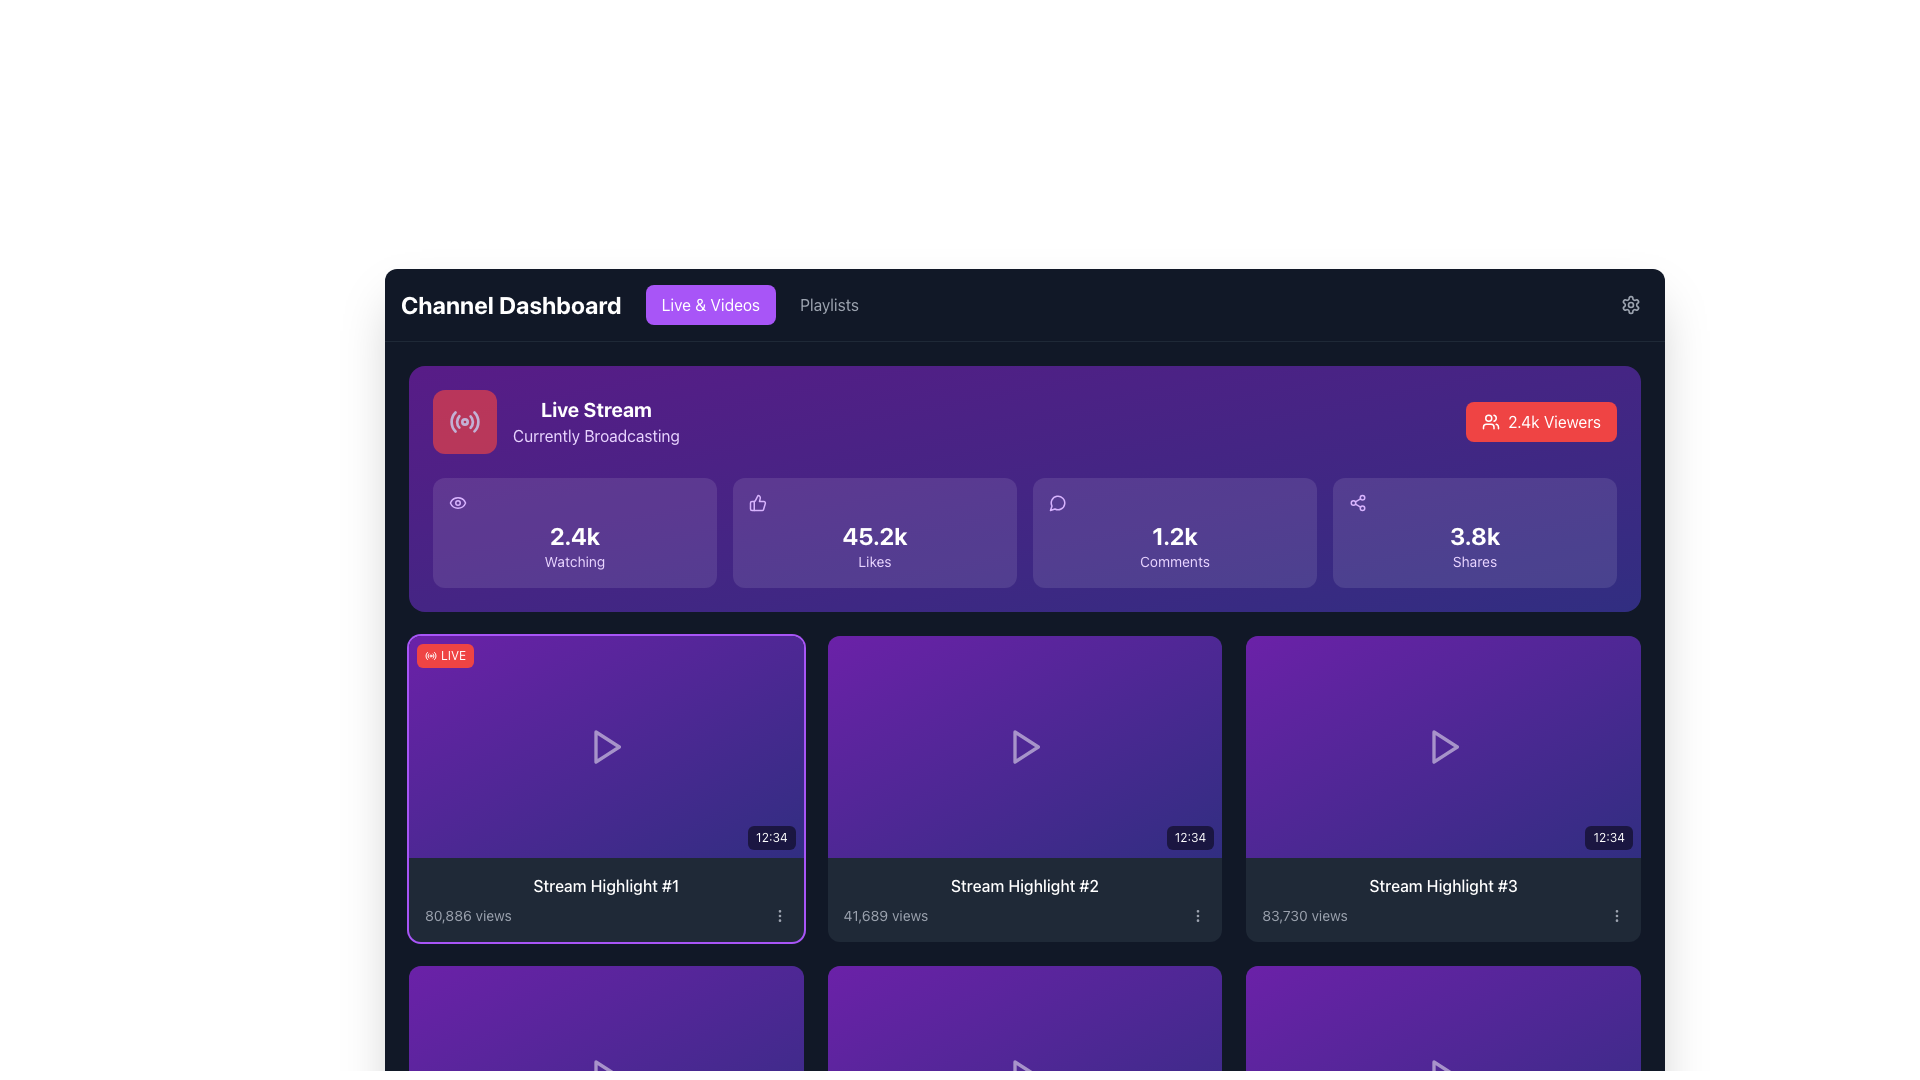  I want to click on the duration indicator label located at the bottom-right corner of the third tile in the grid, which shows the length of the associated video or stream, so click(1609, 837).